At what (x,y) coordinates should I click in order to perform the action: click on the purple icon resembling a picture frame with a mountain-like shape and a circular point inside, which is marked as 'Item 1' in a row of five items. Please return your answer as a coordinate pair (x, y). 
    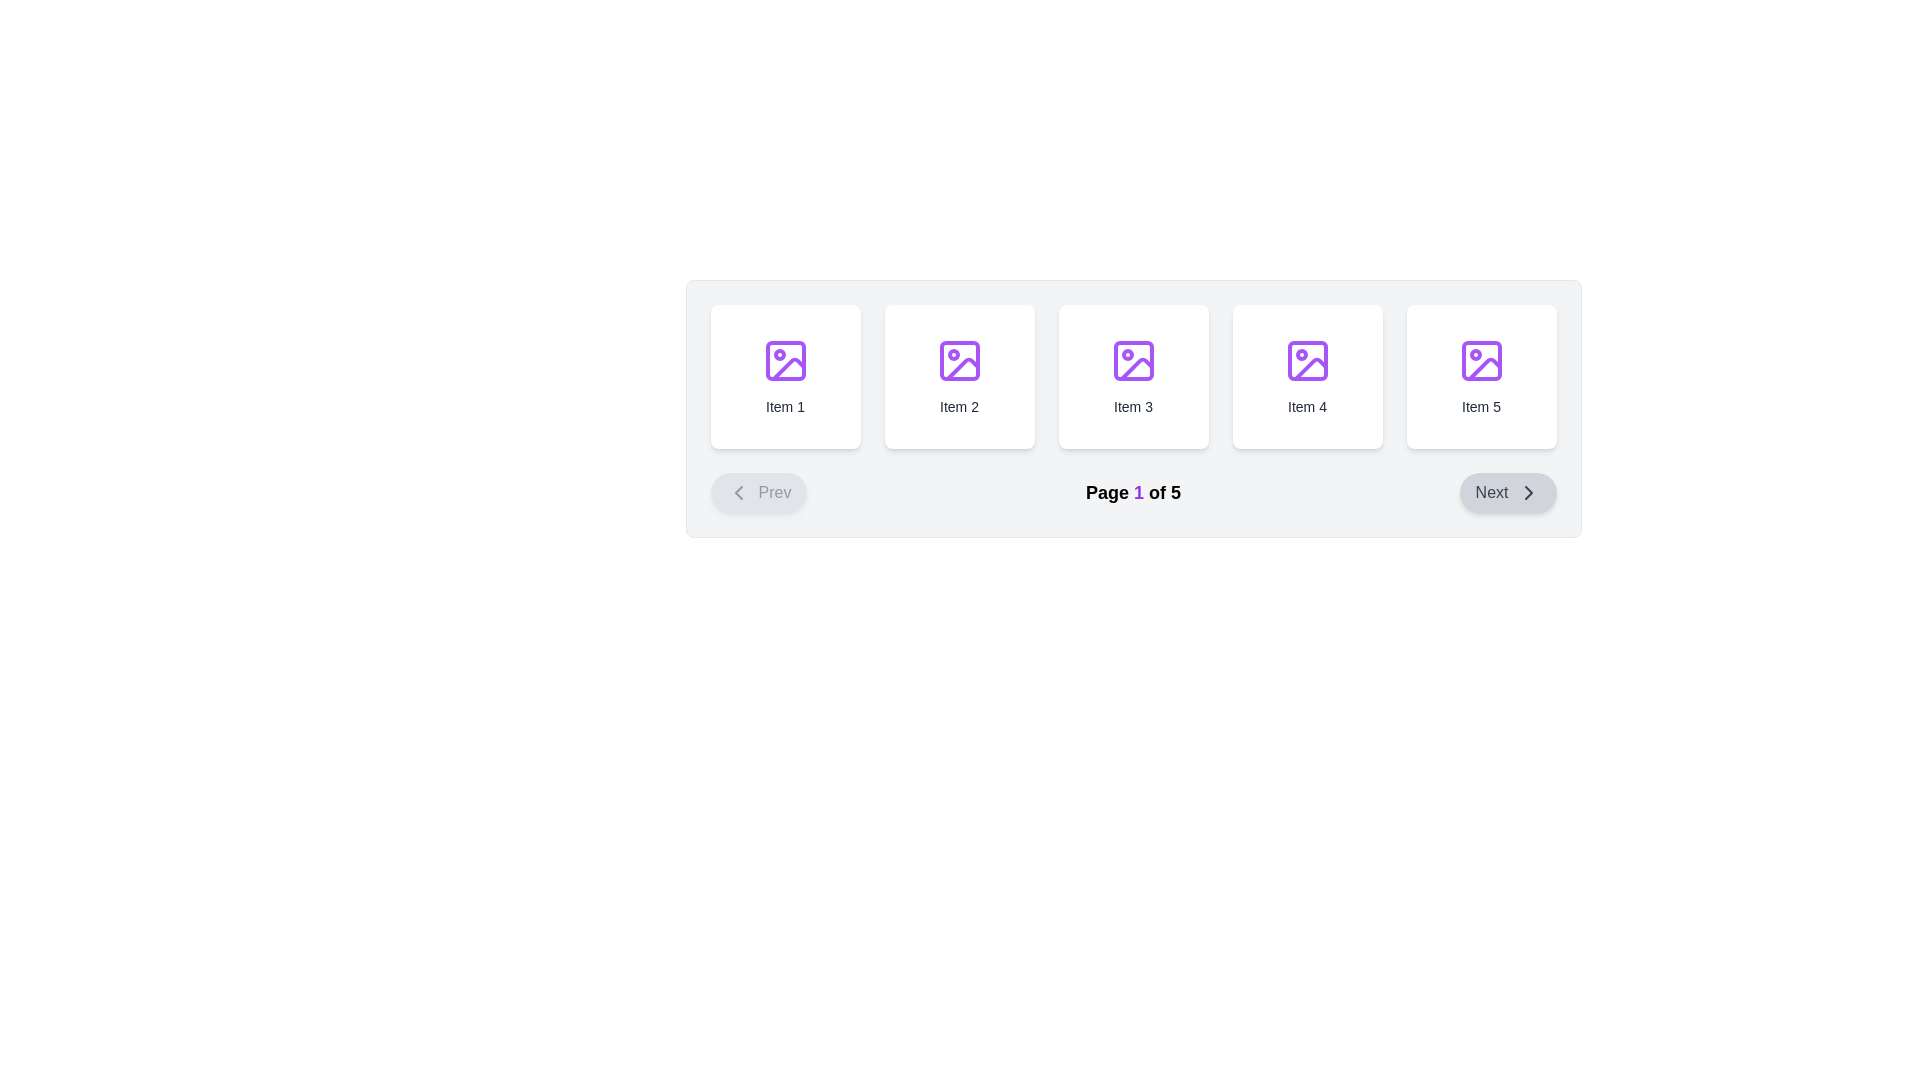
    Looking at the image, I should click on (784, 361).